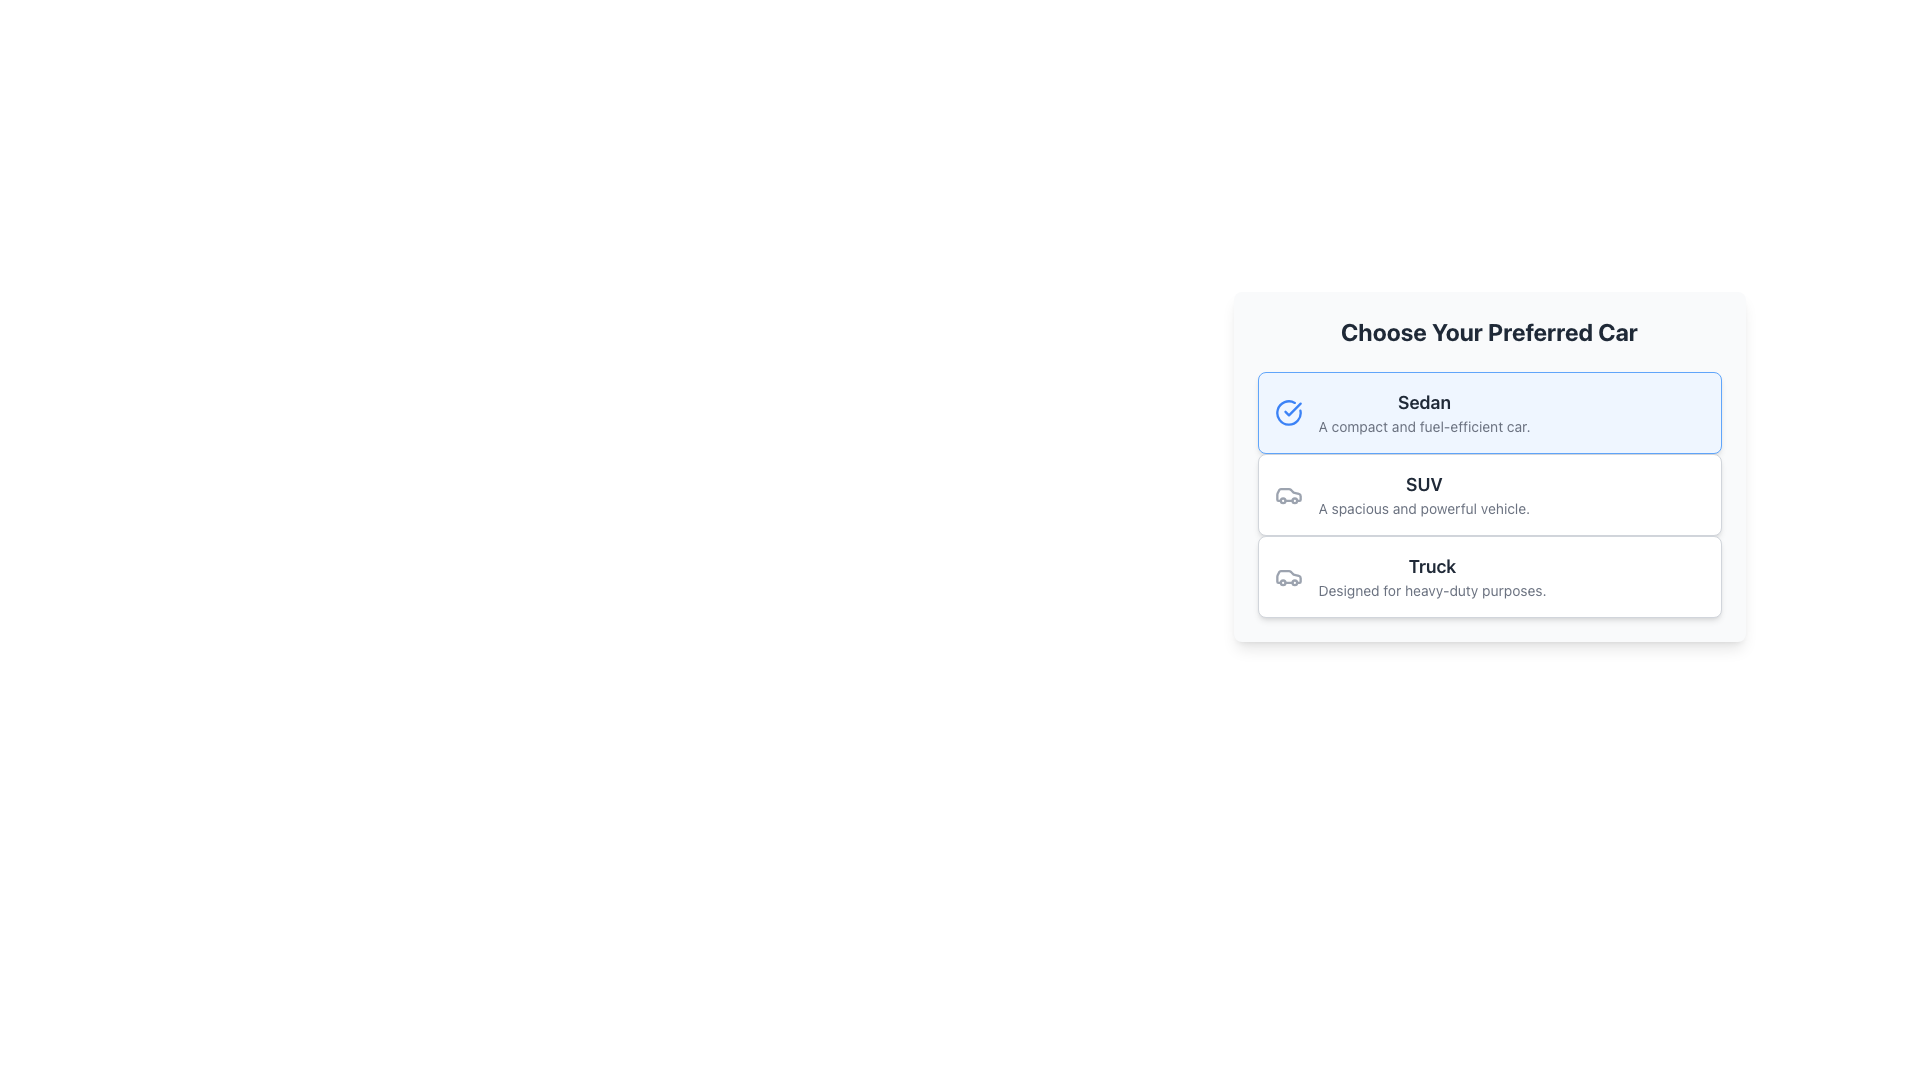 The width and height of the screenshot is (1920, 1080). What do you see at coordinates (1288, 411) in the screenshot?
I see `blue circular icon that represents the selected state within the 'Sedan' option for accessibility purposes` at bounding box center [1288, 411].